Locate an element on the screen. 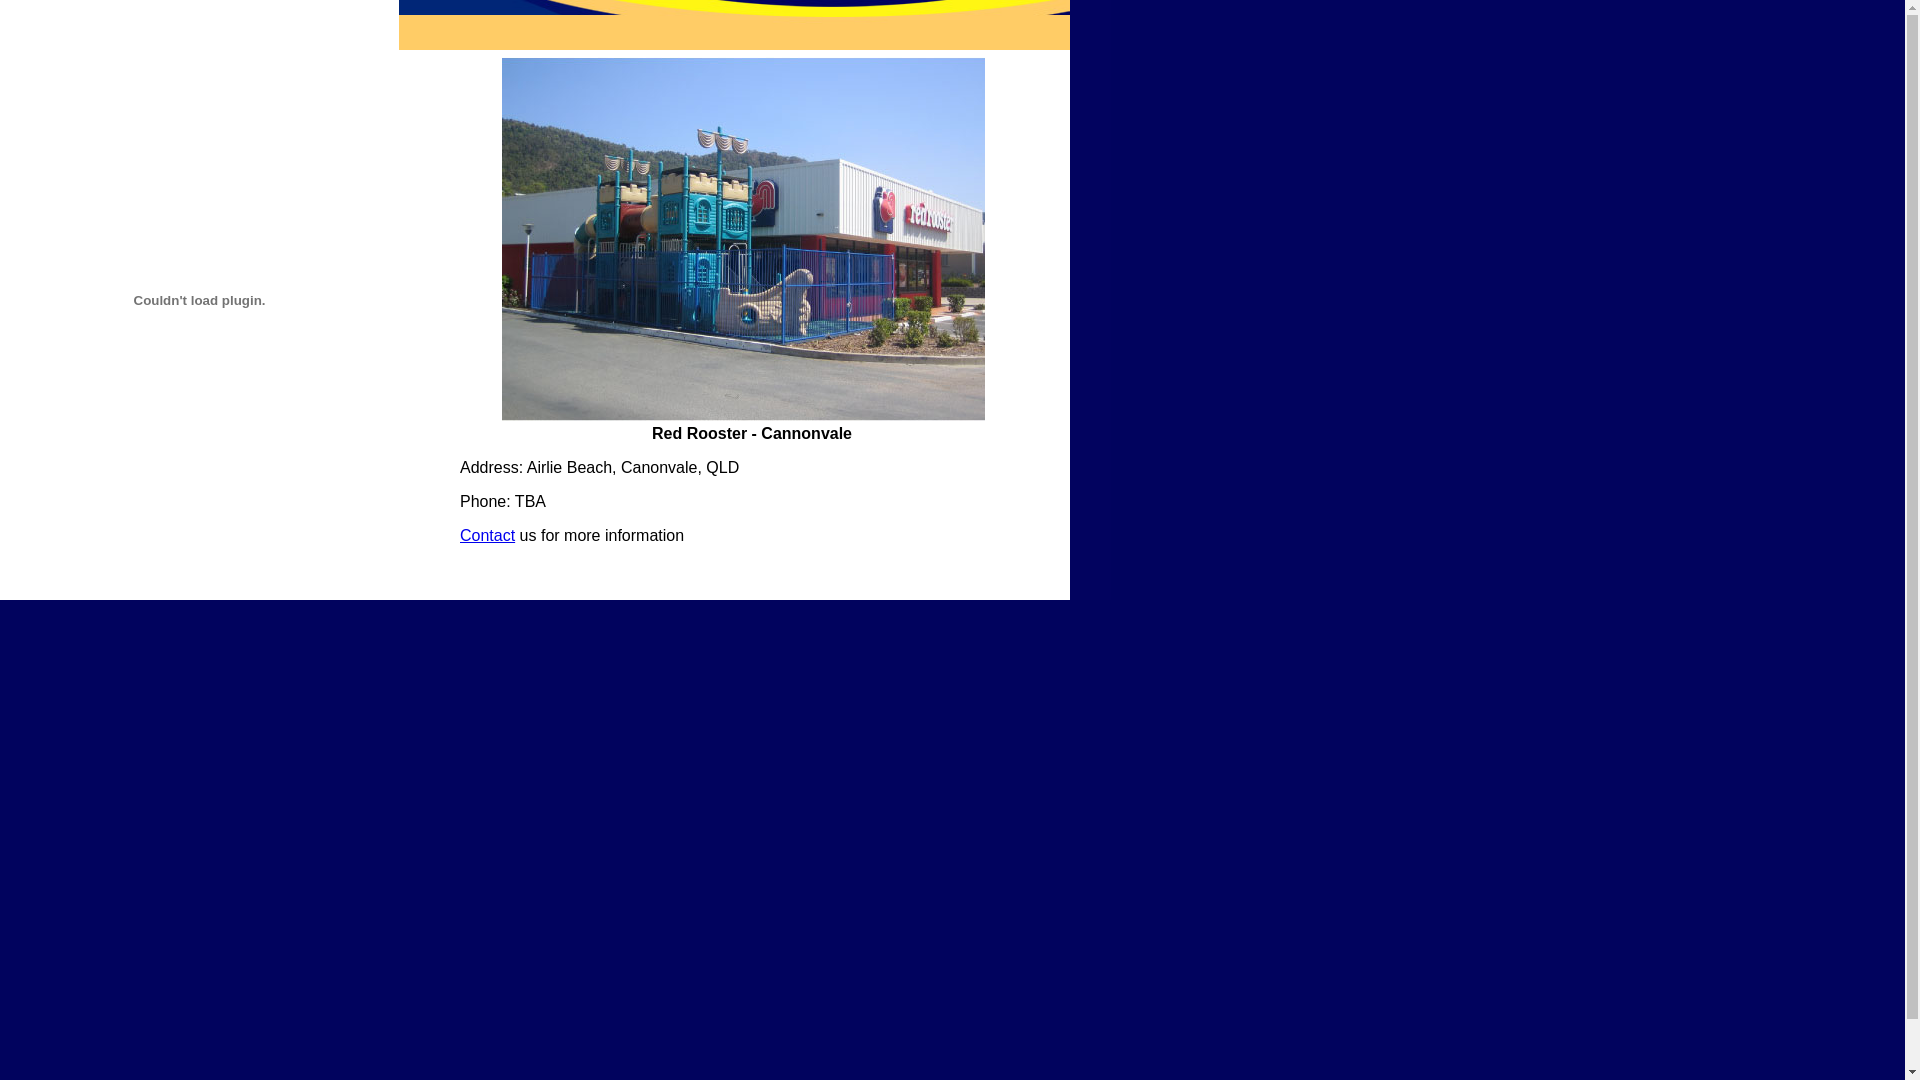 The height and width of the screenshot is (1080, 1920). 'Contact' is located at coordinates (459, 534).